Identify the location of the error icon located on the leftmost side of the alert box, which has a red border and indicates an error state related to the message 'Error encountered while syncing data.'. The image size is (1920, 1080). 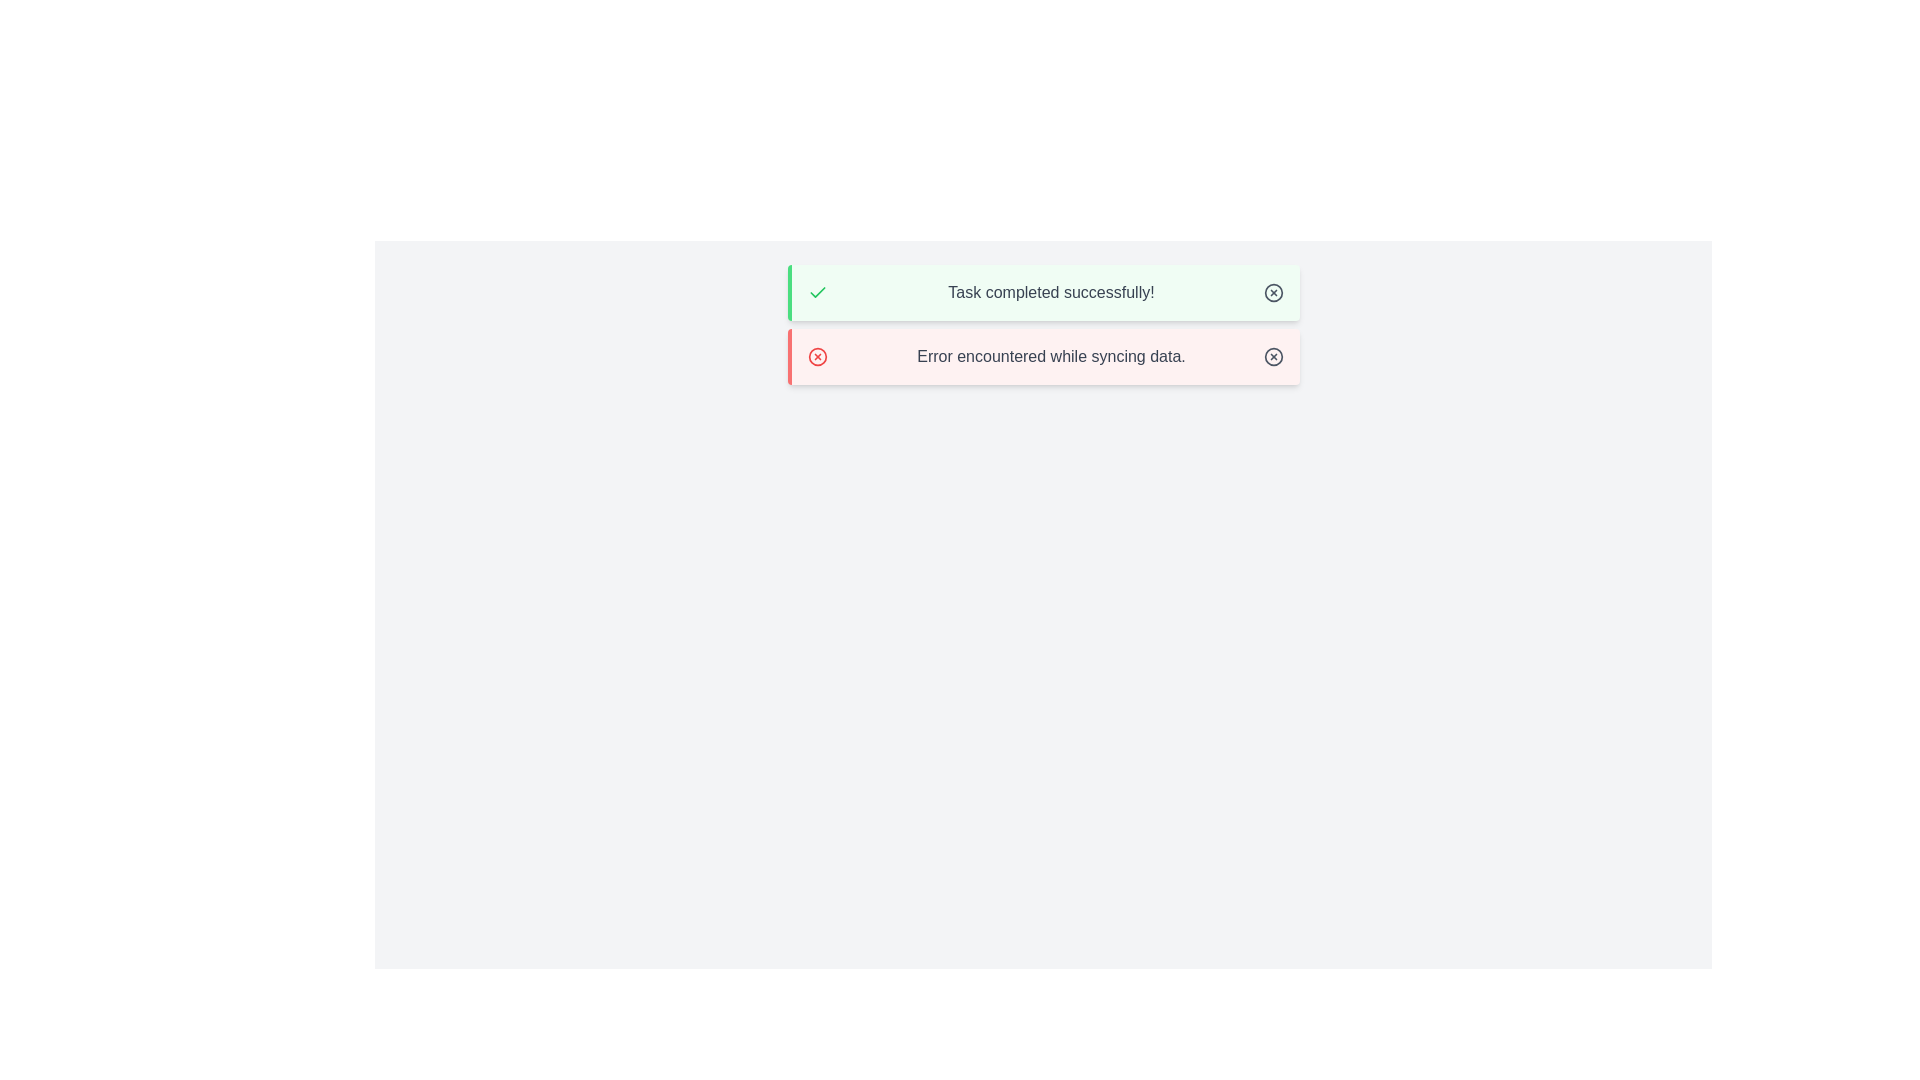
(817, 356).